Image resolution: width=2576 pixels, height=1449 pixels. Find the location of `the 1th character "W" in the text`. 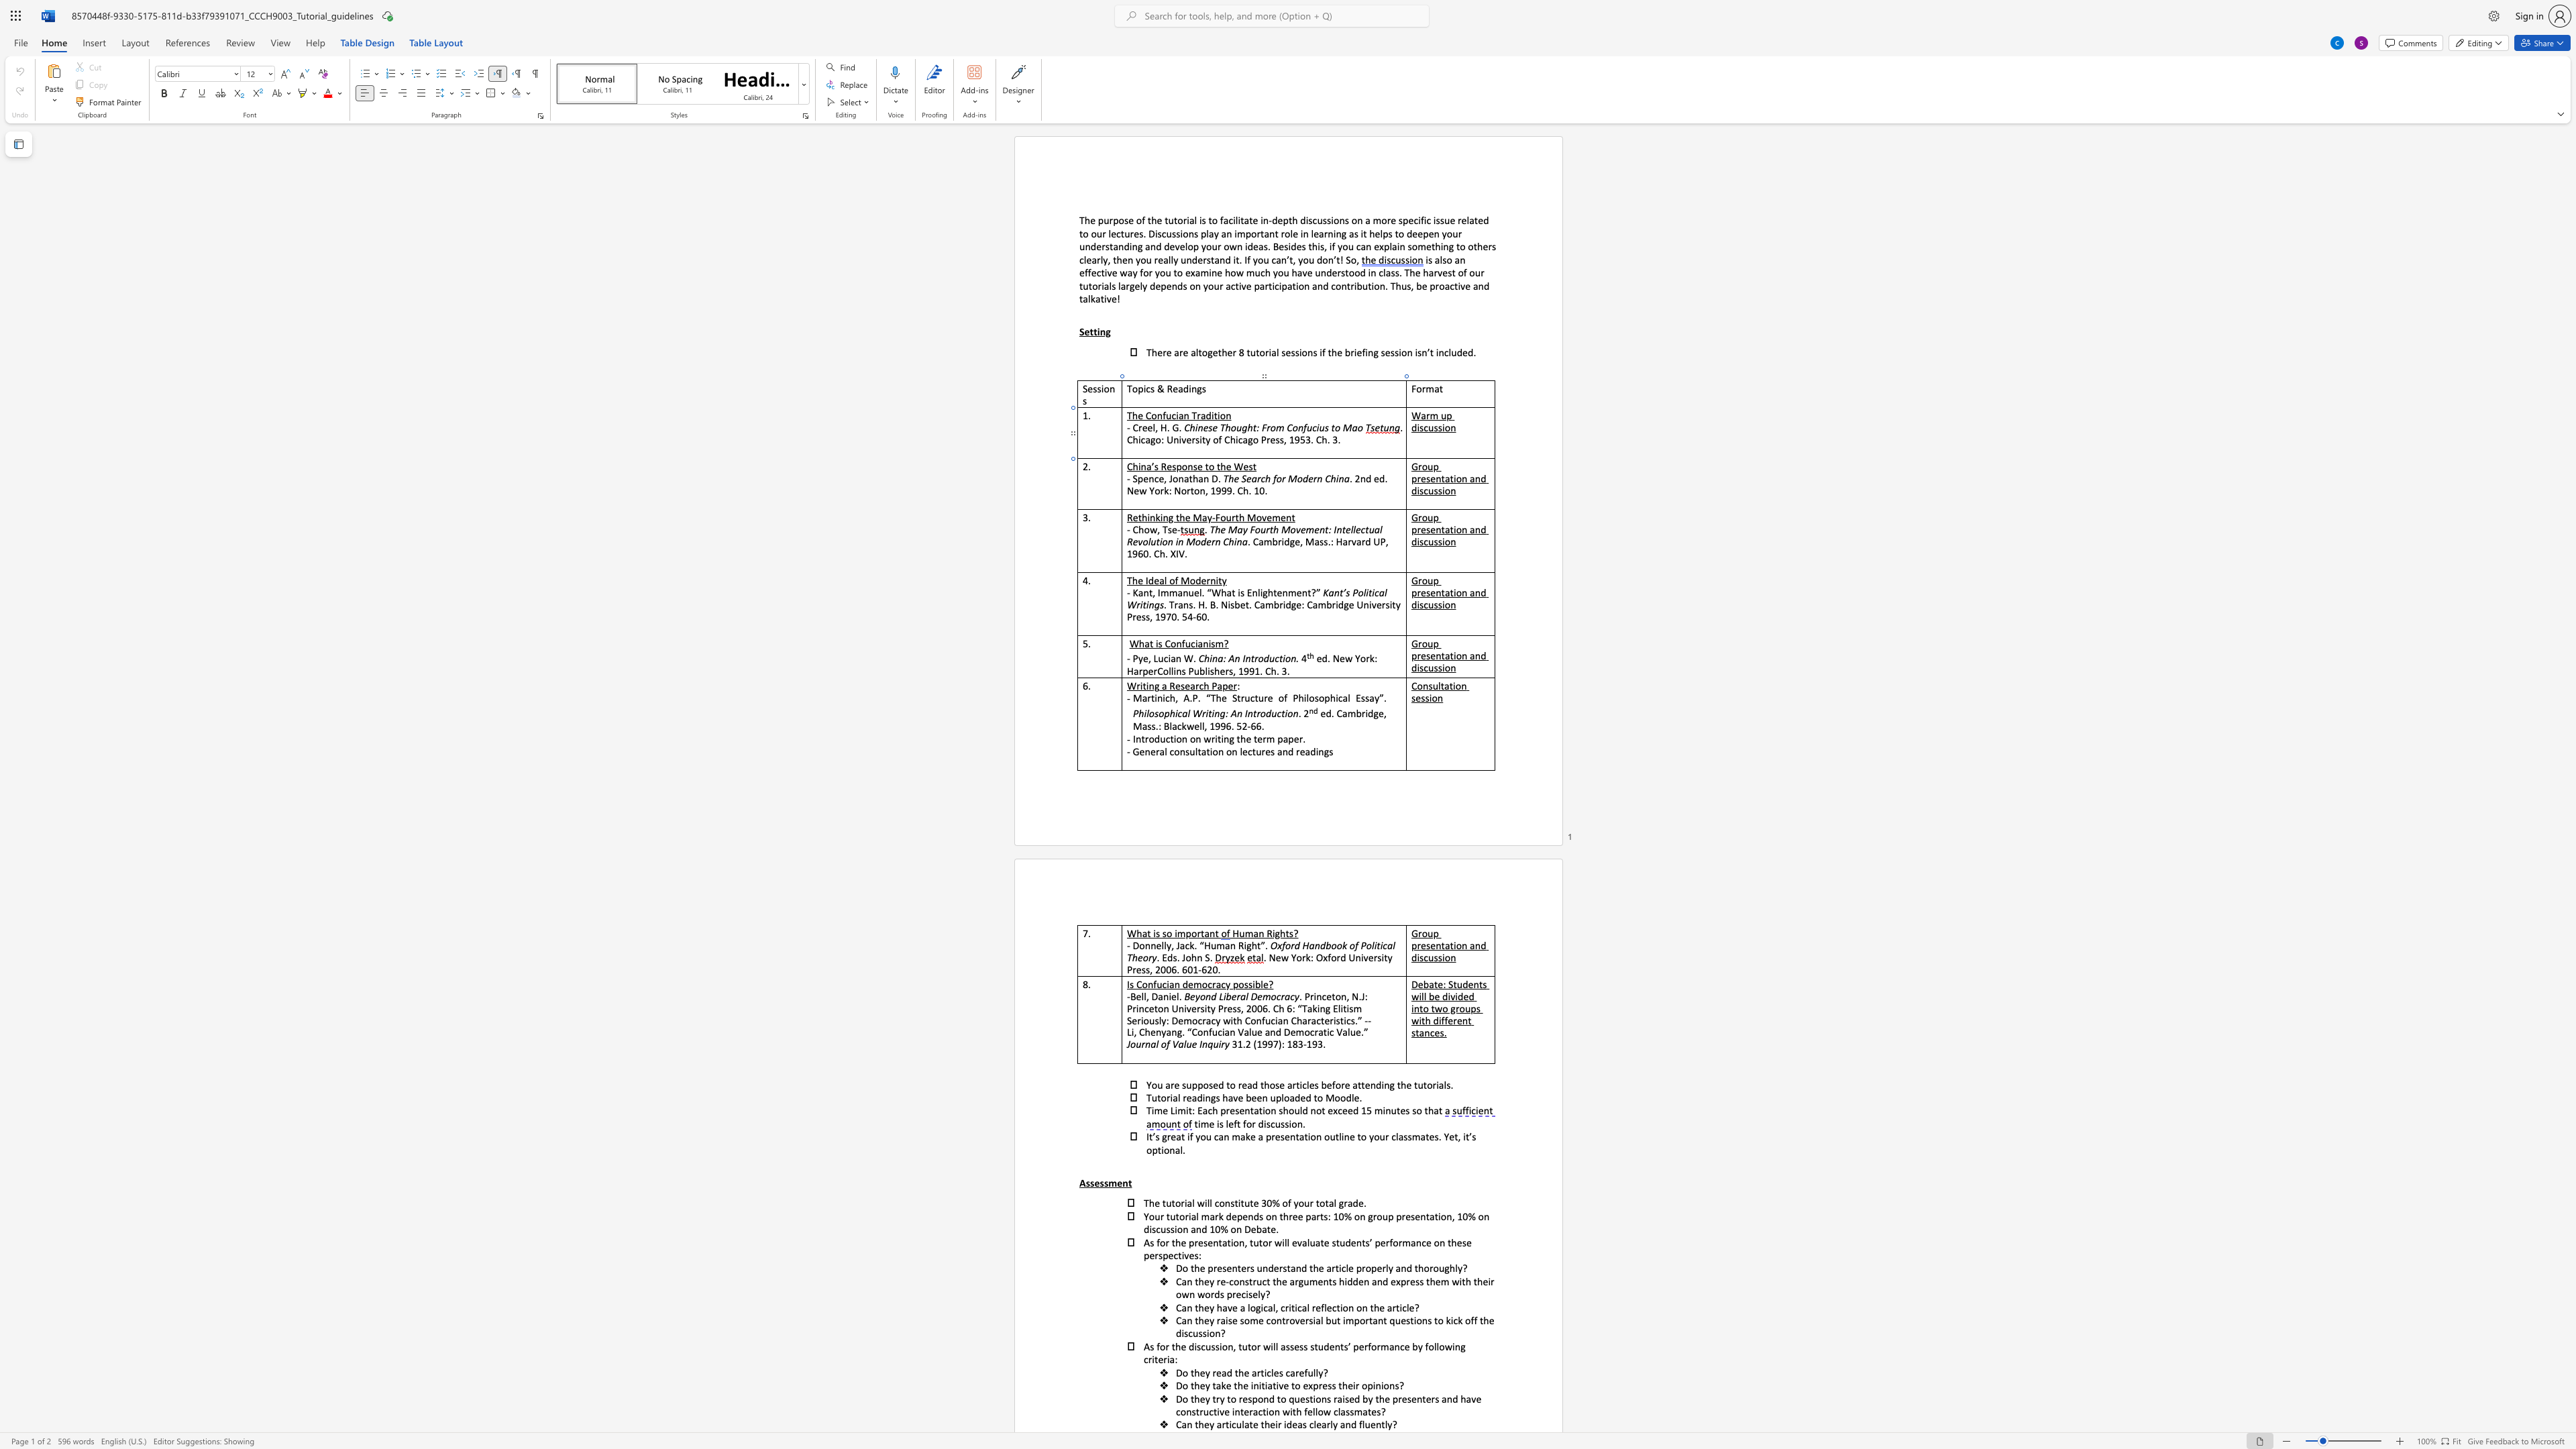

the 1th character "W" in the text is located at coordinates (1237, 466).